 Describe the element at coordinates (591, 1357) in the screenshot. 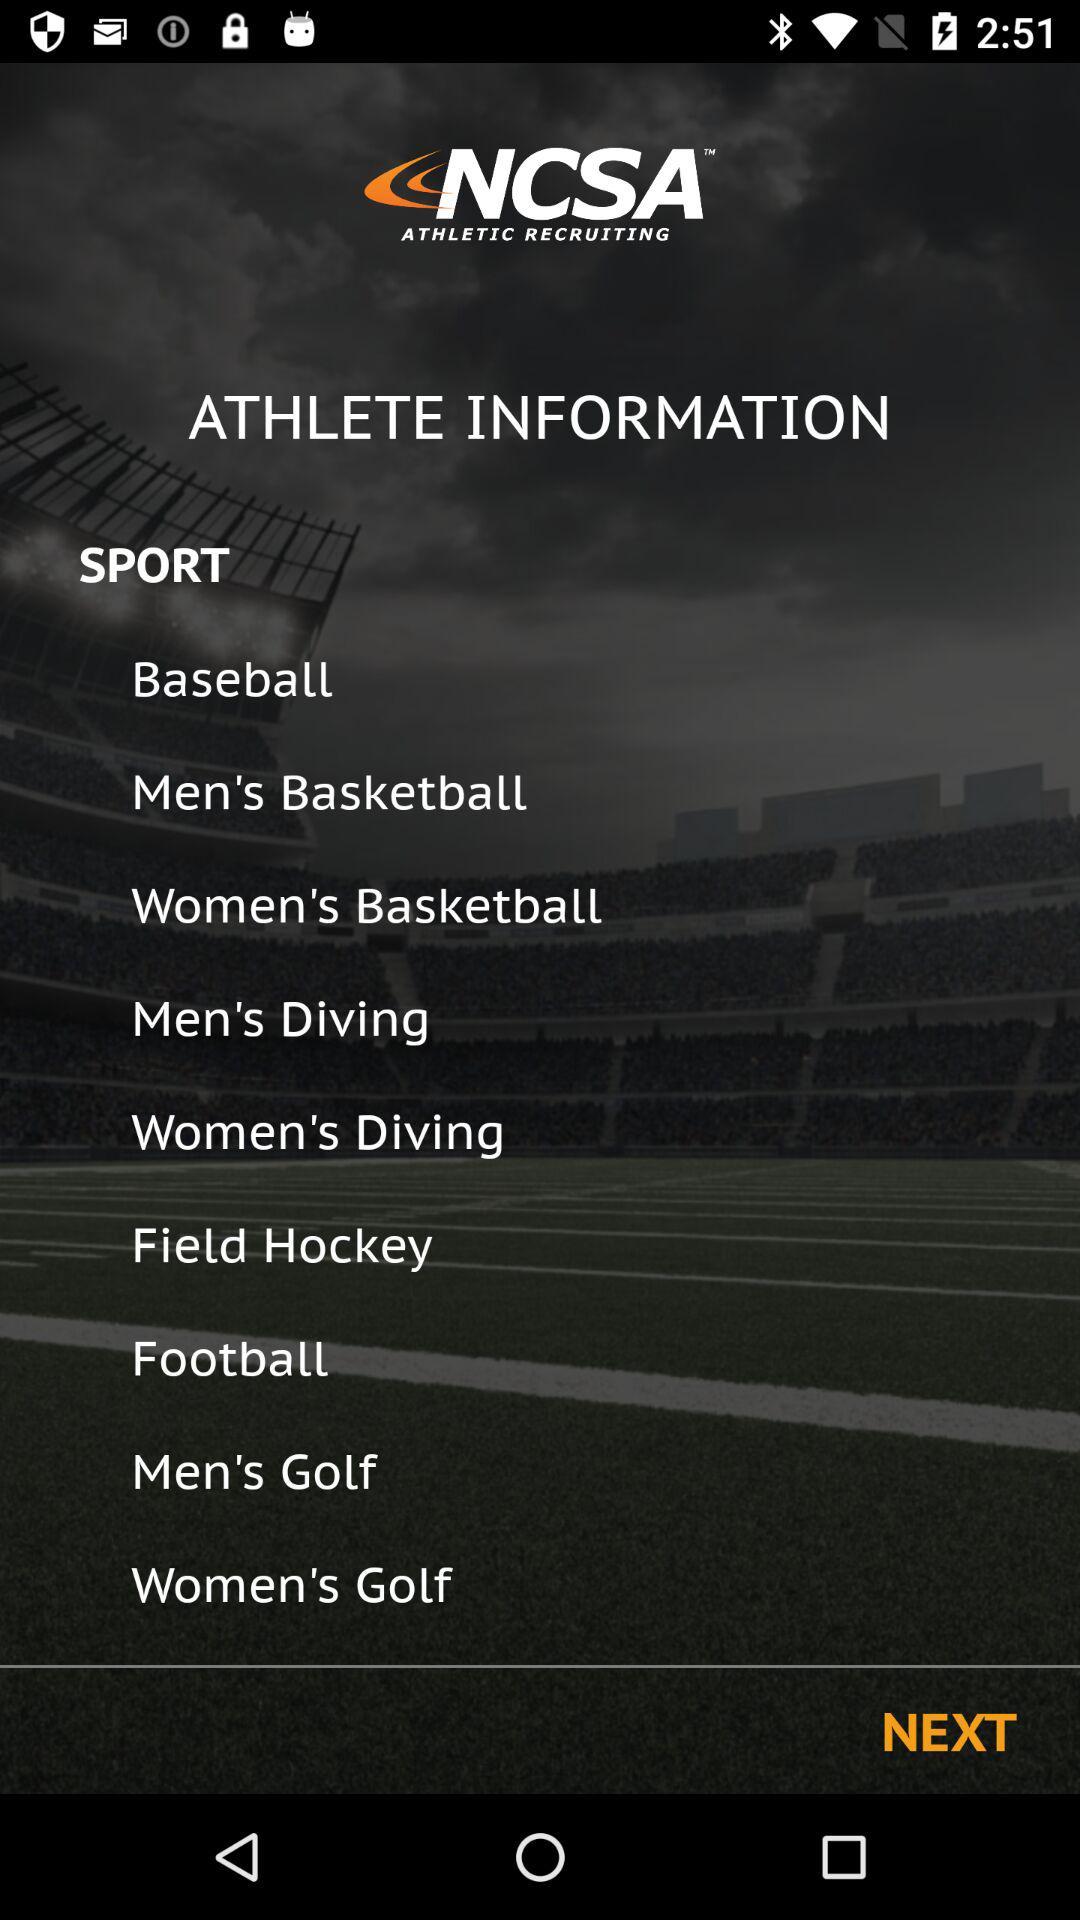

I see `the football item` at that location.